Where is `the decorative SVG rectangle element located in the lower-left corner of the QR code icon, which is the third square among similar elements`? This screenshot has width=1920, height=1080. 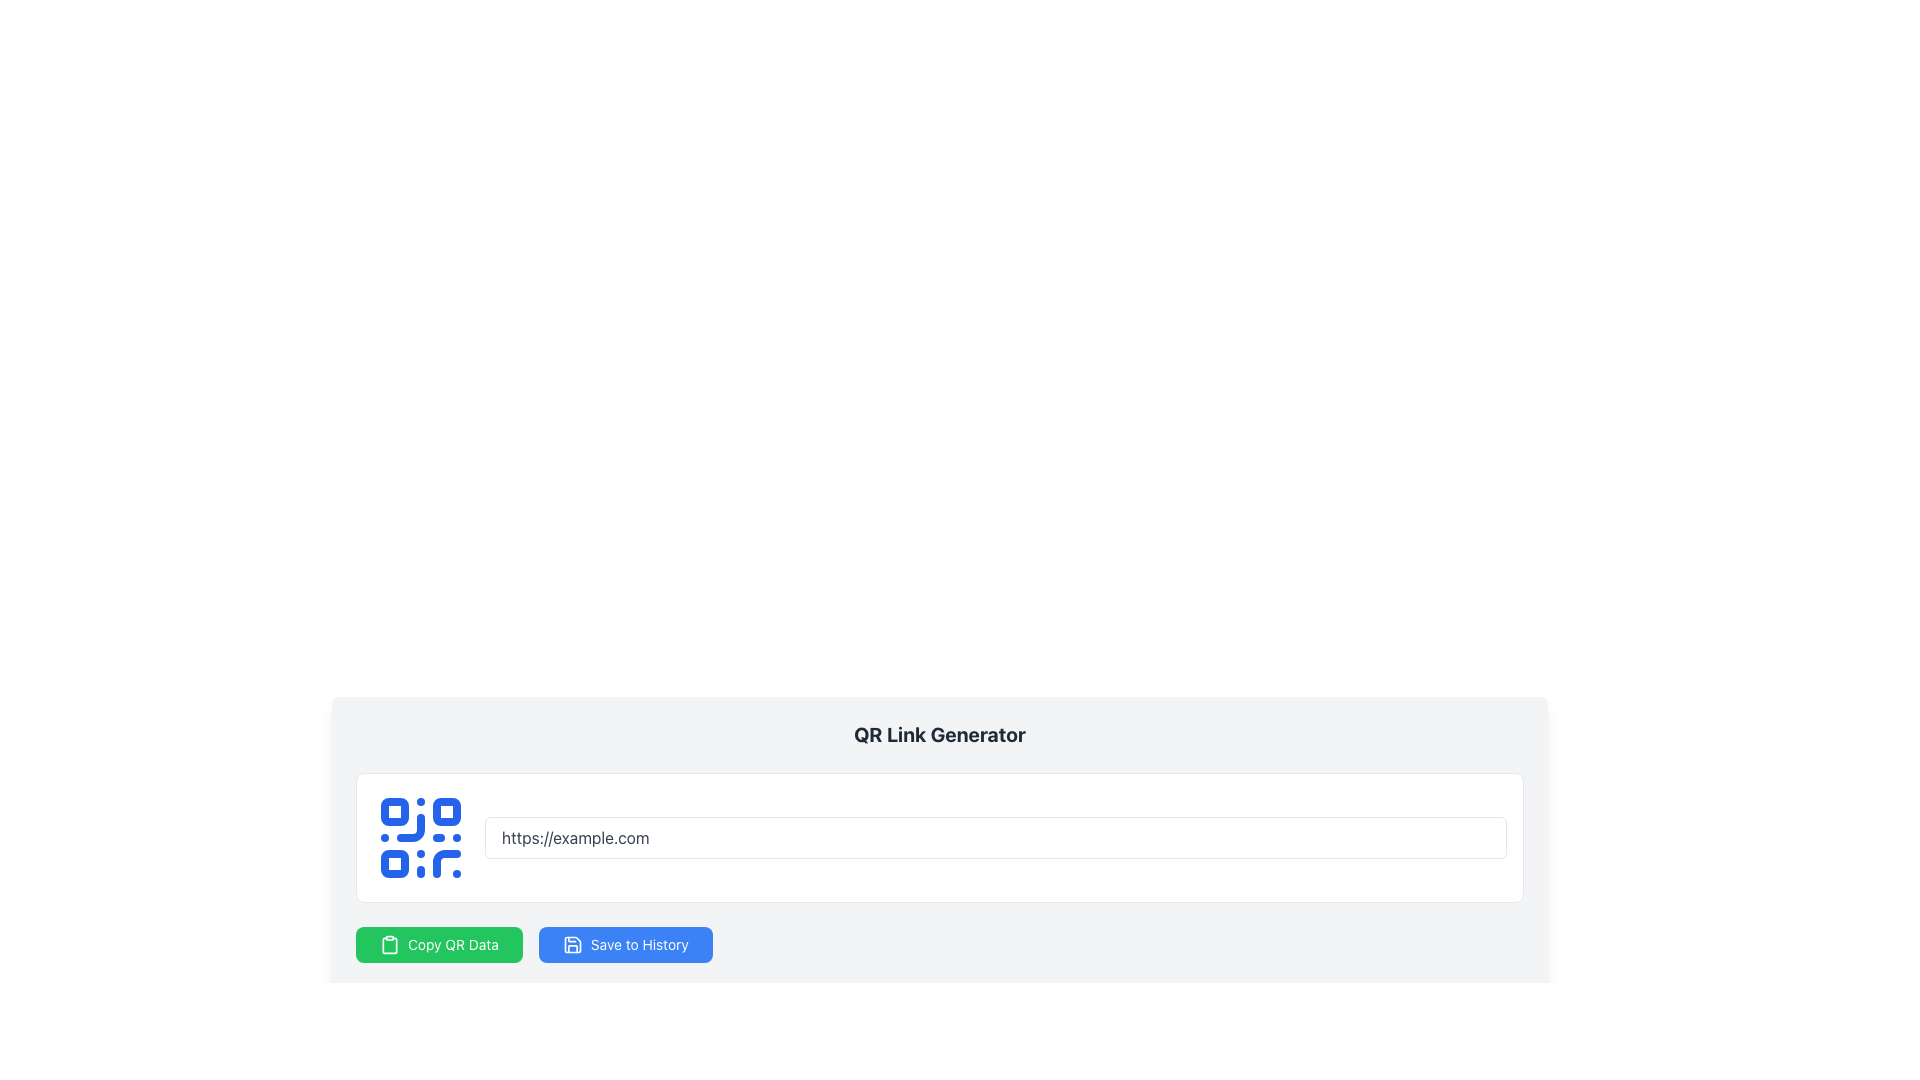 the decorative SVG rectangle element located in the lower-left corner of the QR code icon, which is the third square among similar elements is located at coordinates (394, 863).